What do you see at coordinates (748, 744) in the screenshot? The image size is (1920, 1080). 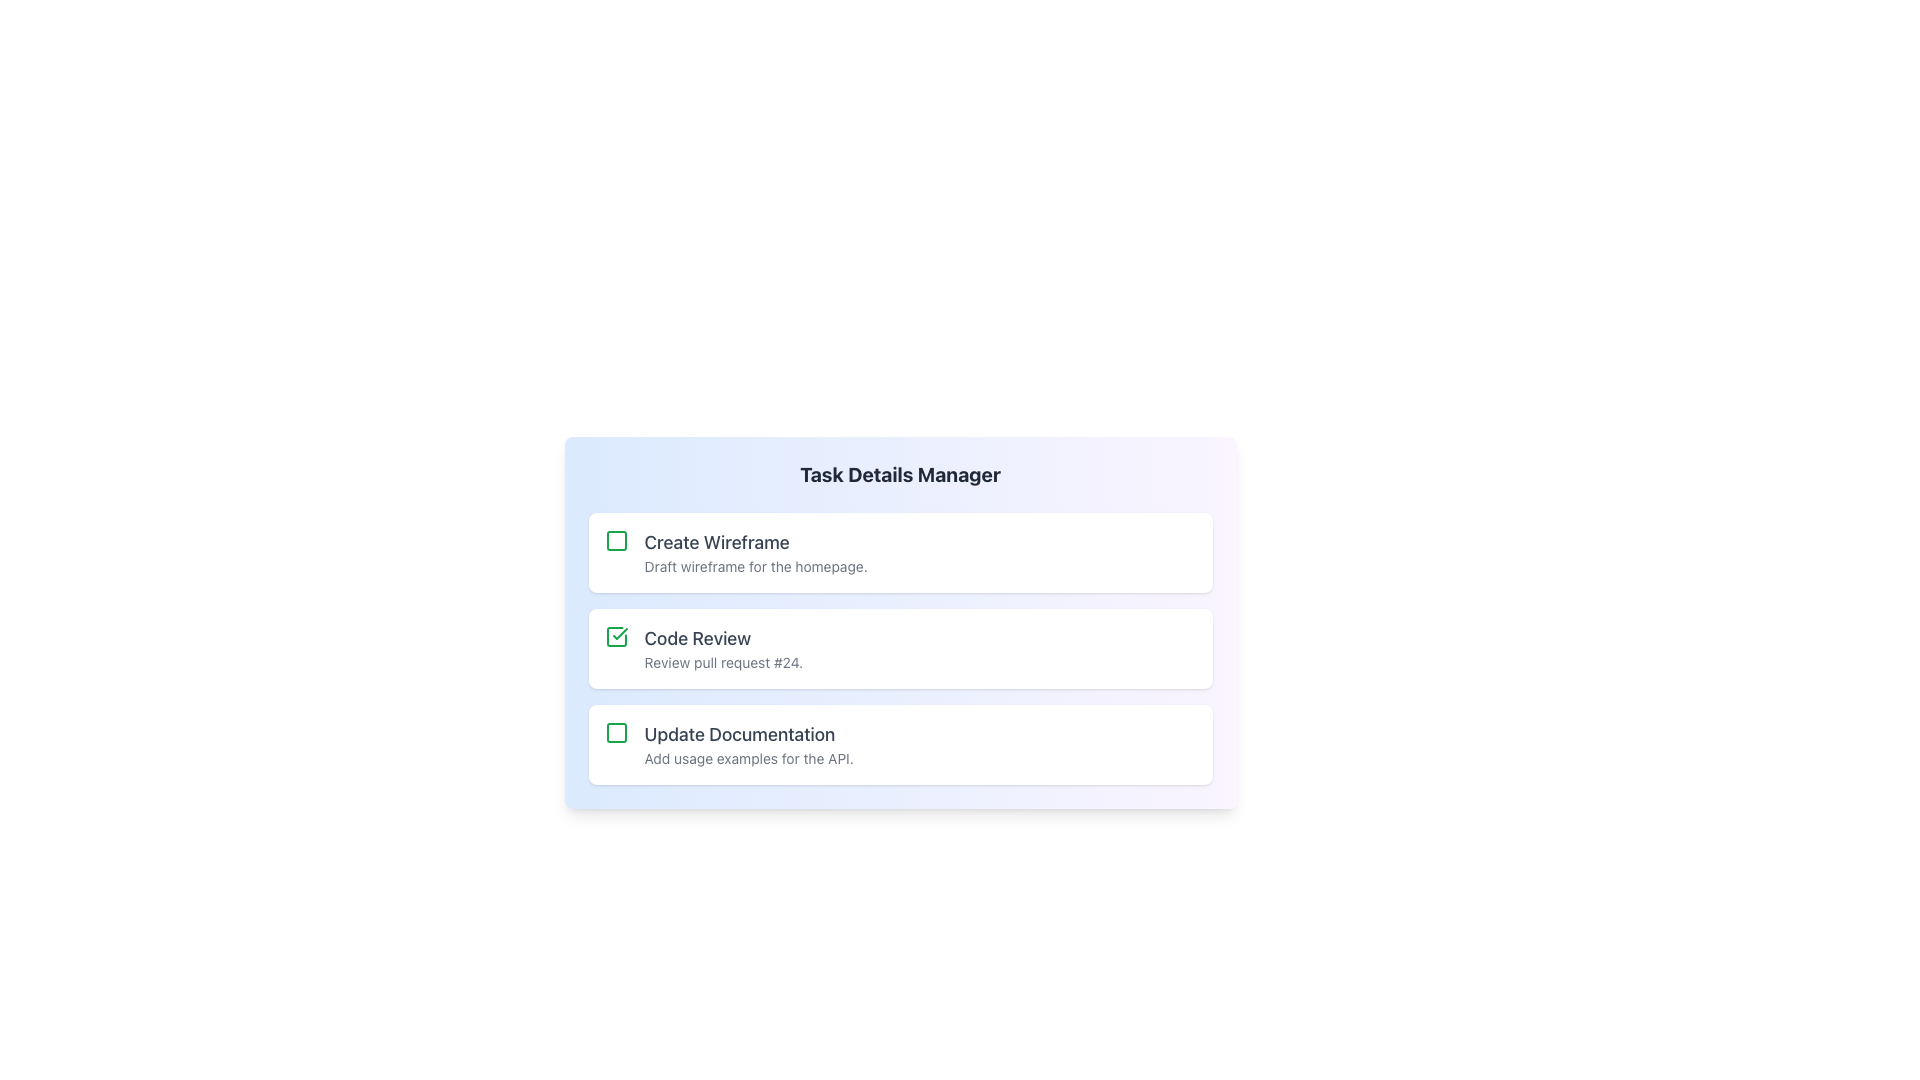 I see `the text block displaying 'Update Documentation' which is the third item in the list of task entries, located beneath 'Code Review'` at bounding box center [748, 744].